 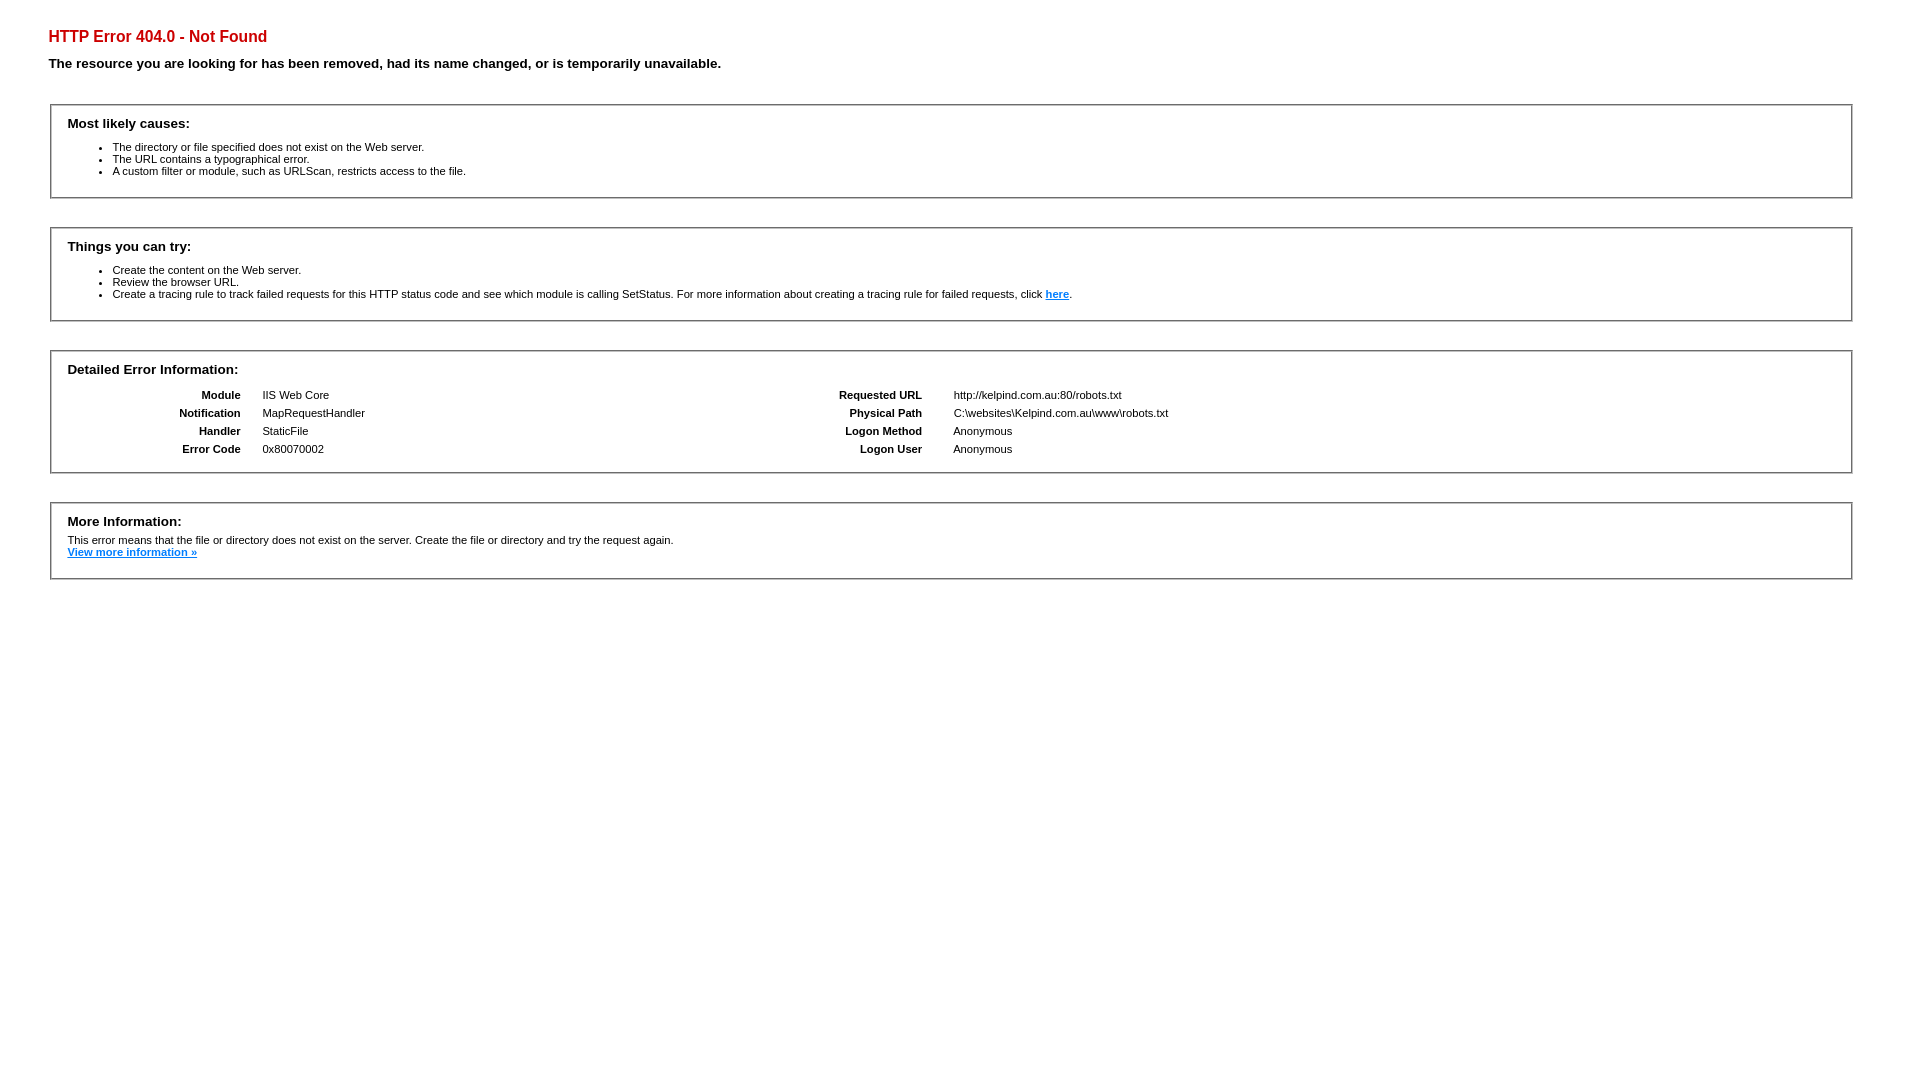 What do you see at coordinates (1056, 293) in the screenshot?
I see `'here'` at bounding box center [1056, 293].